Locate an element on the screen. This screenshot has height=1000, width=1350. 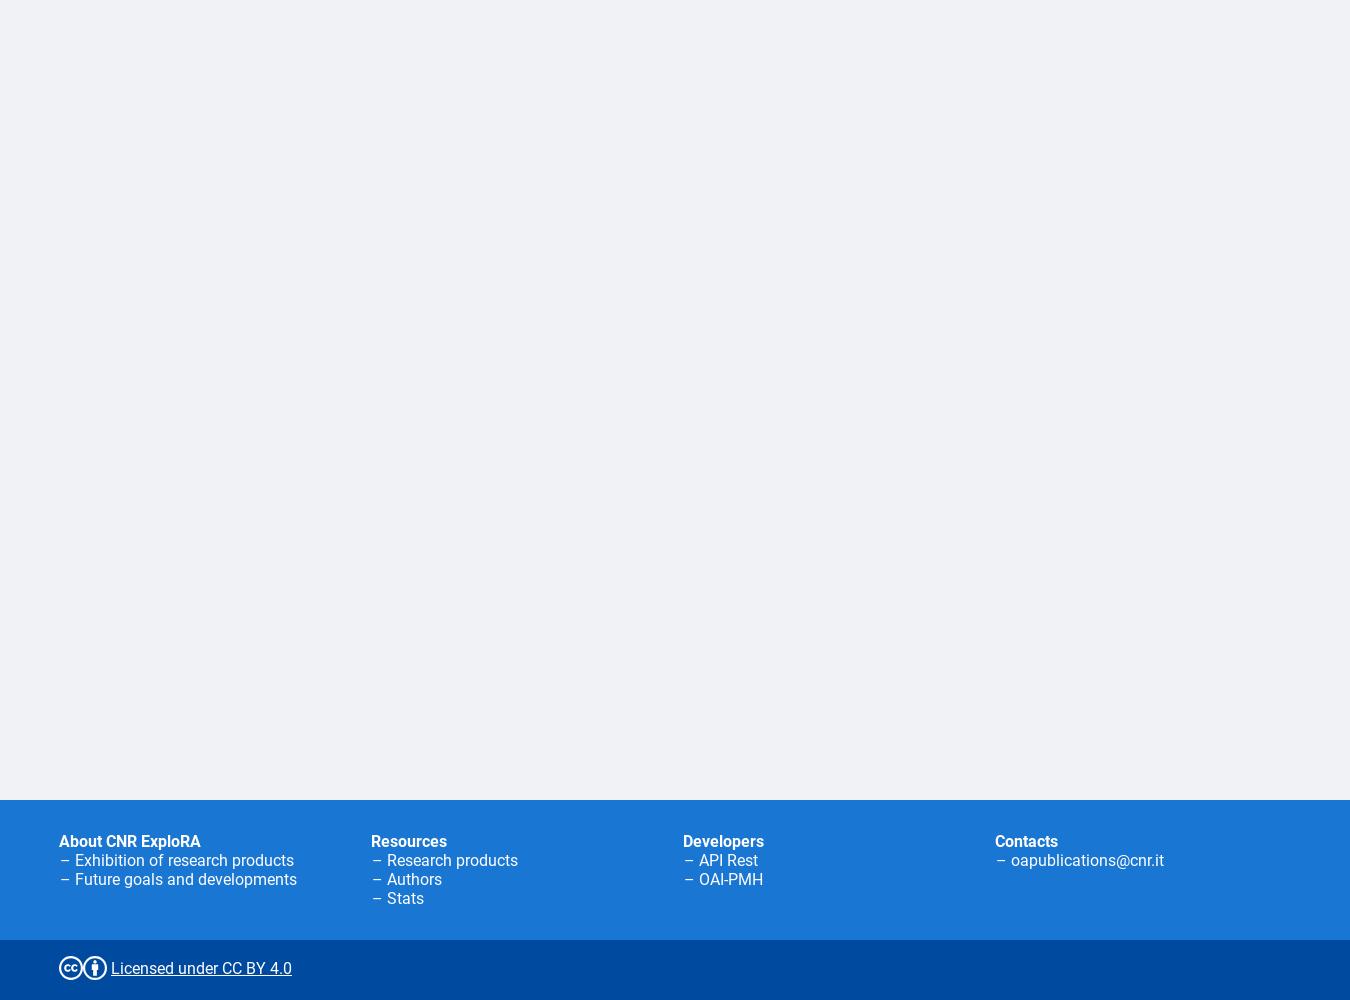
'Licensed under CC BY 4.0' is located at coordinates (201, 967).